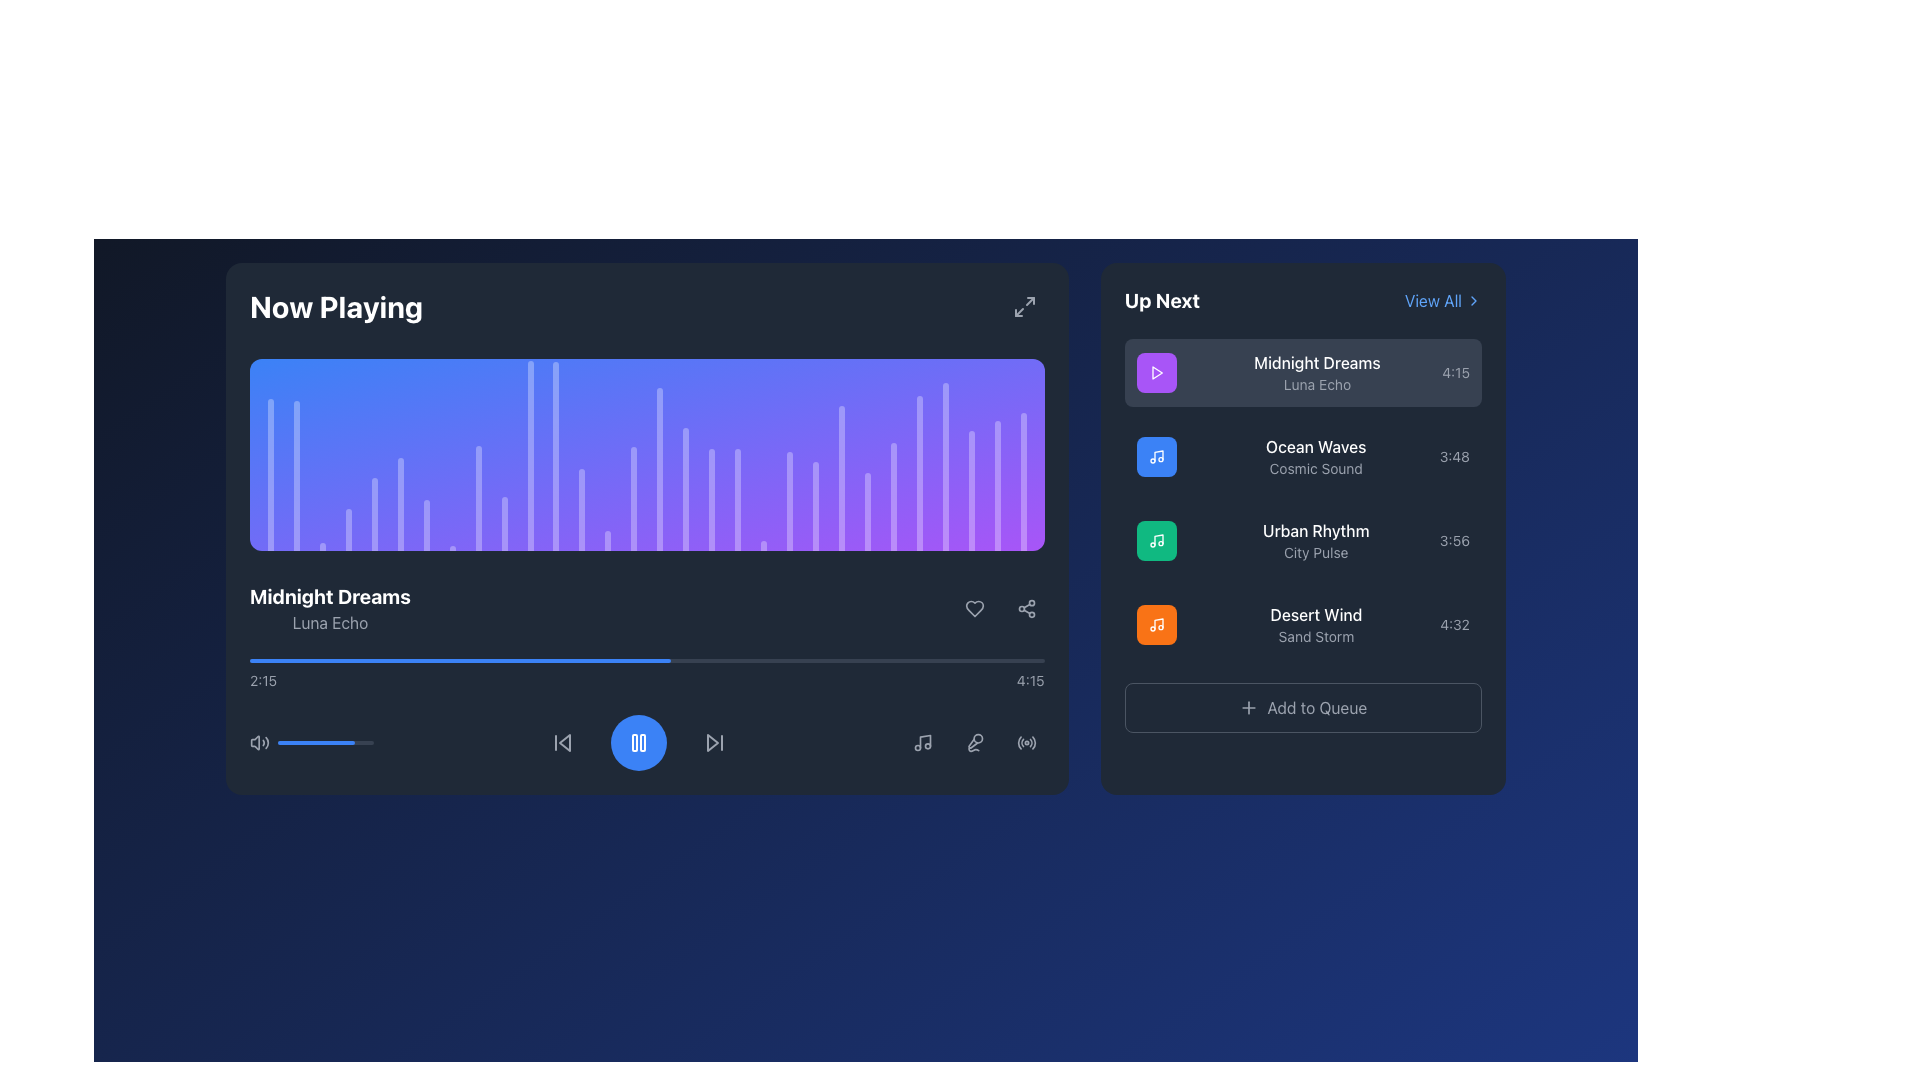 The width and height of the screenshot is (1920, 1080). What do you see at coordinates (1316, 540) in the screenshot?
I see `the 'Urban Rhythm' Text Label` at bounding box center [1316, 540].